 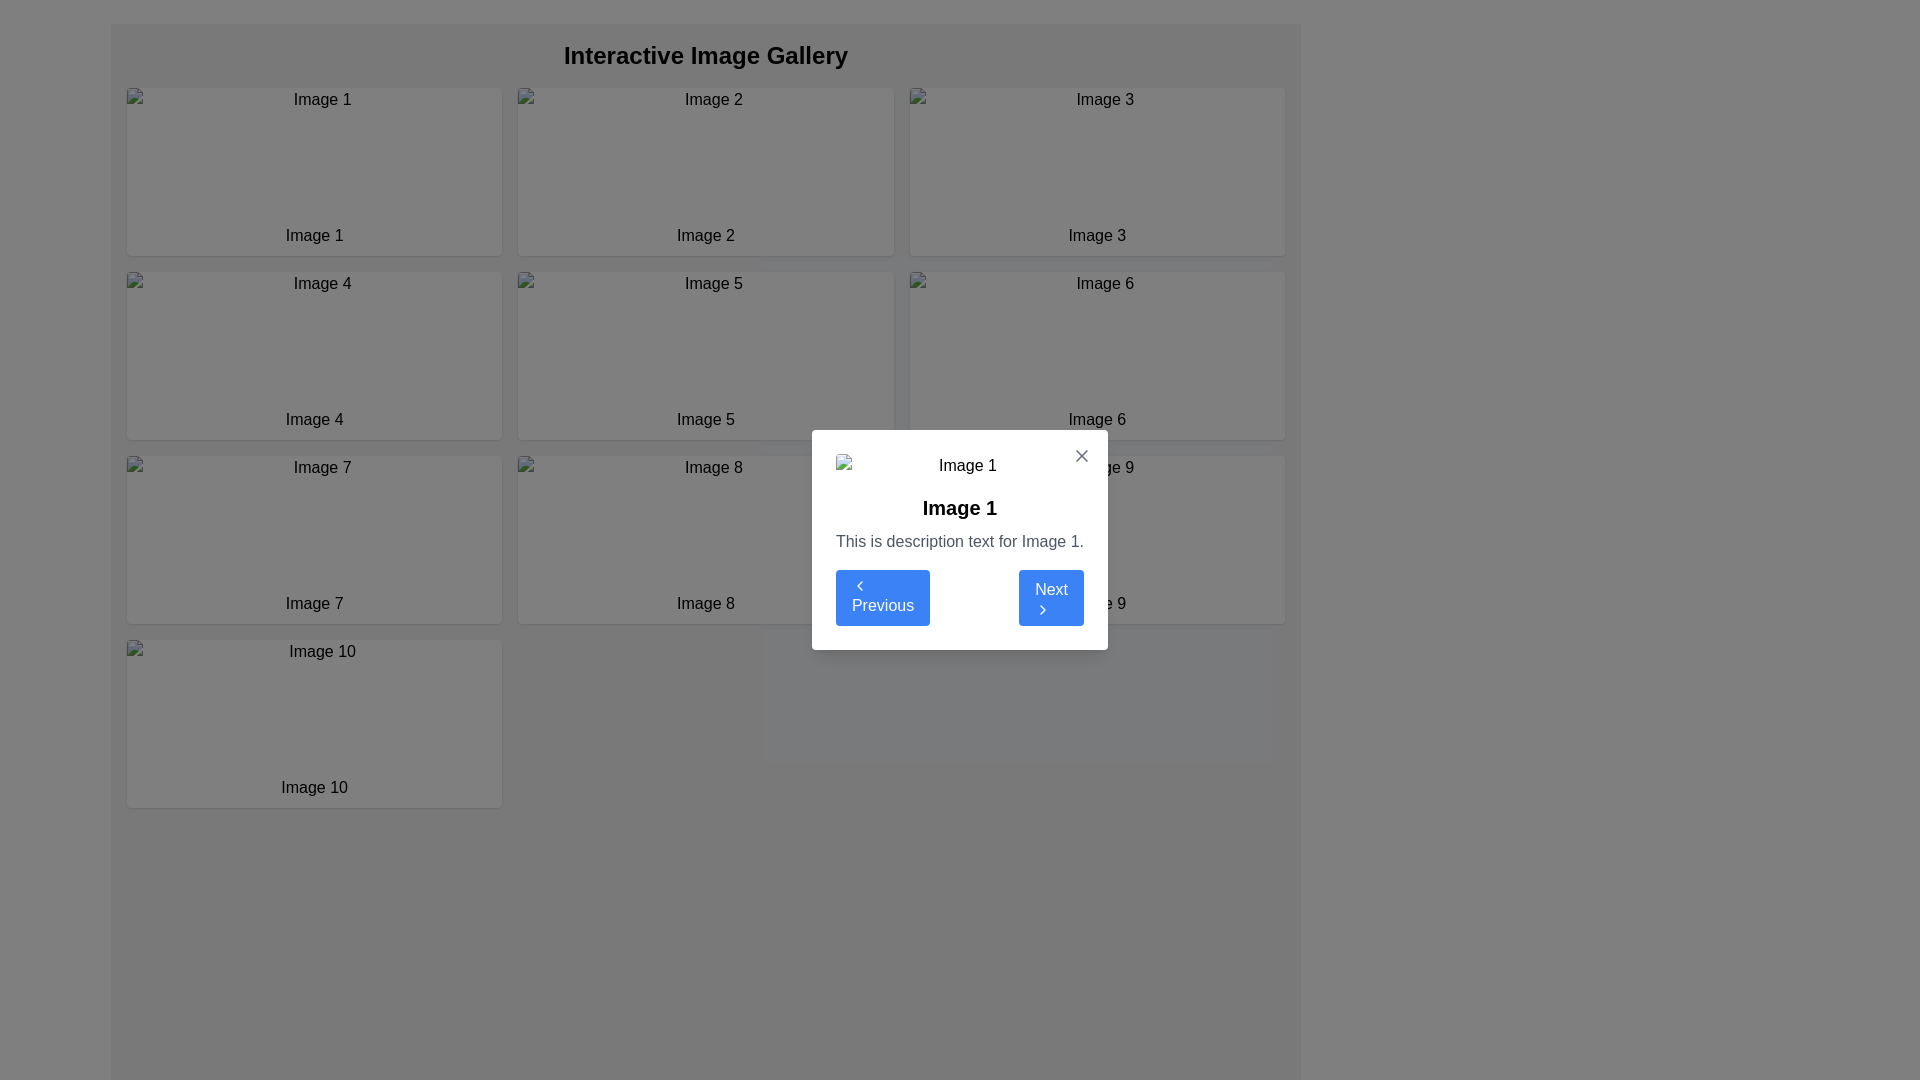 What do you see at coordinates (705, 419) in the screenshot?
I see `the Text Label below 'Image 5' in the second row and first column of the gallery grid` at bounding box center [705, 419].